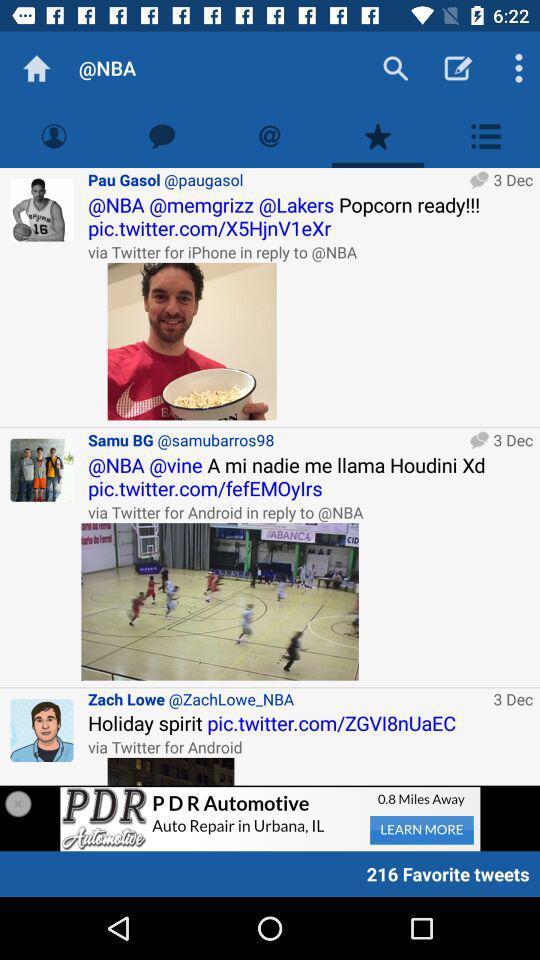 The height and width of the screenshot is (960, 540). Describe the element at coordinates (286, 699) in the screenshot. I see `the item next to 3 dec item` at that location.